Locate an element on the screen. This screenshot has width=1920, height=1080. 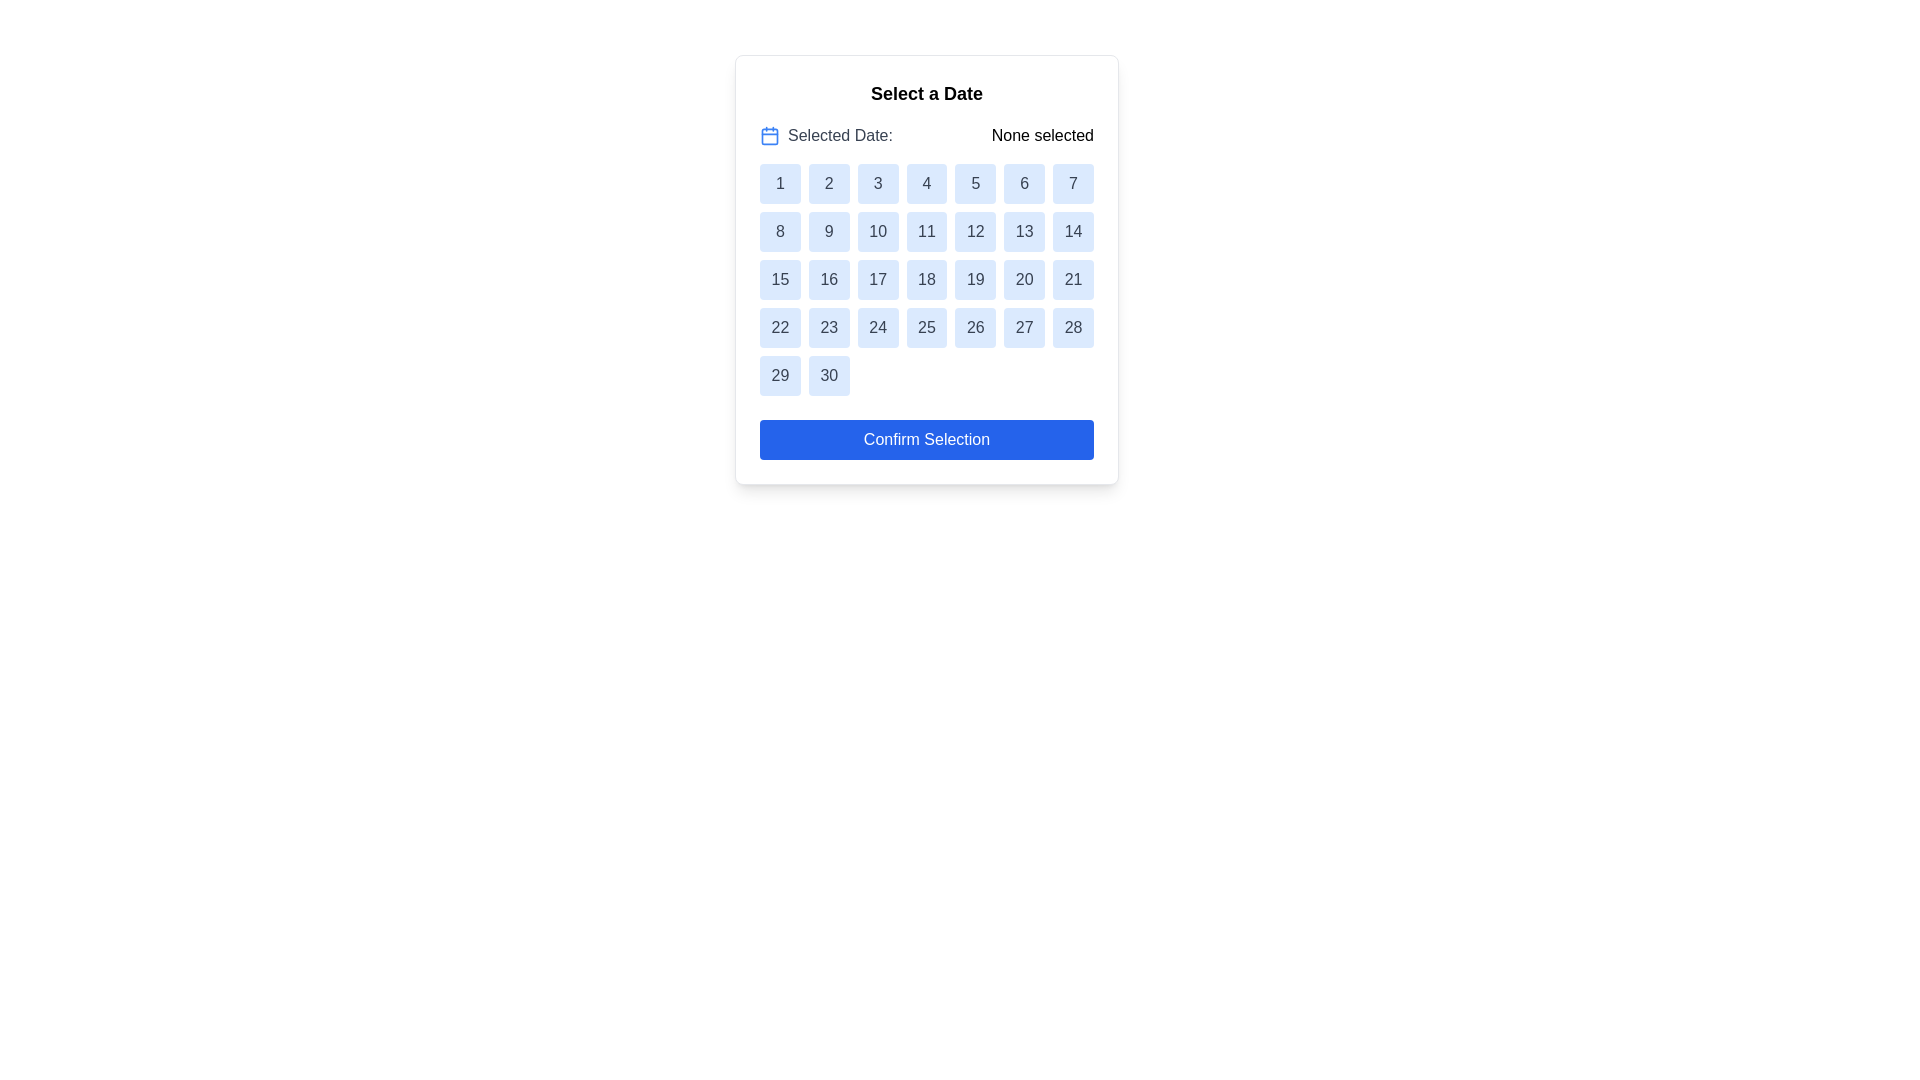
the label with the calendar icon that displays 'Selected Date:' in grey text, located near the upper section of the panel is located at coordinates (826, 135).